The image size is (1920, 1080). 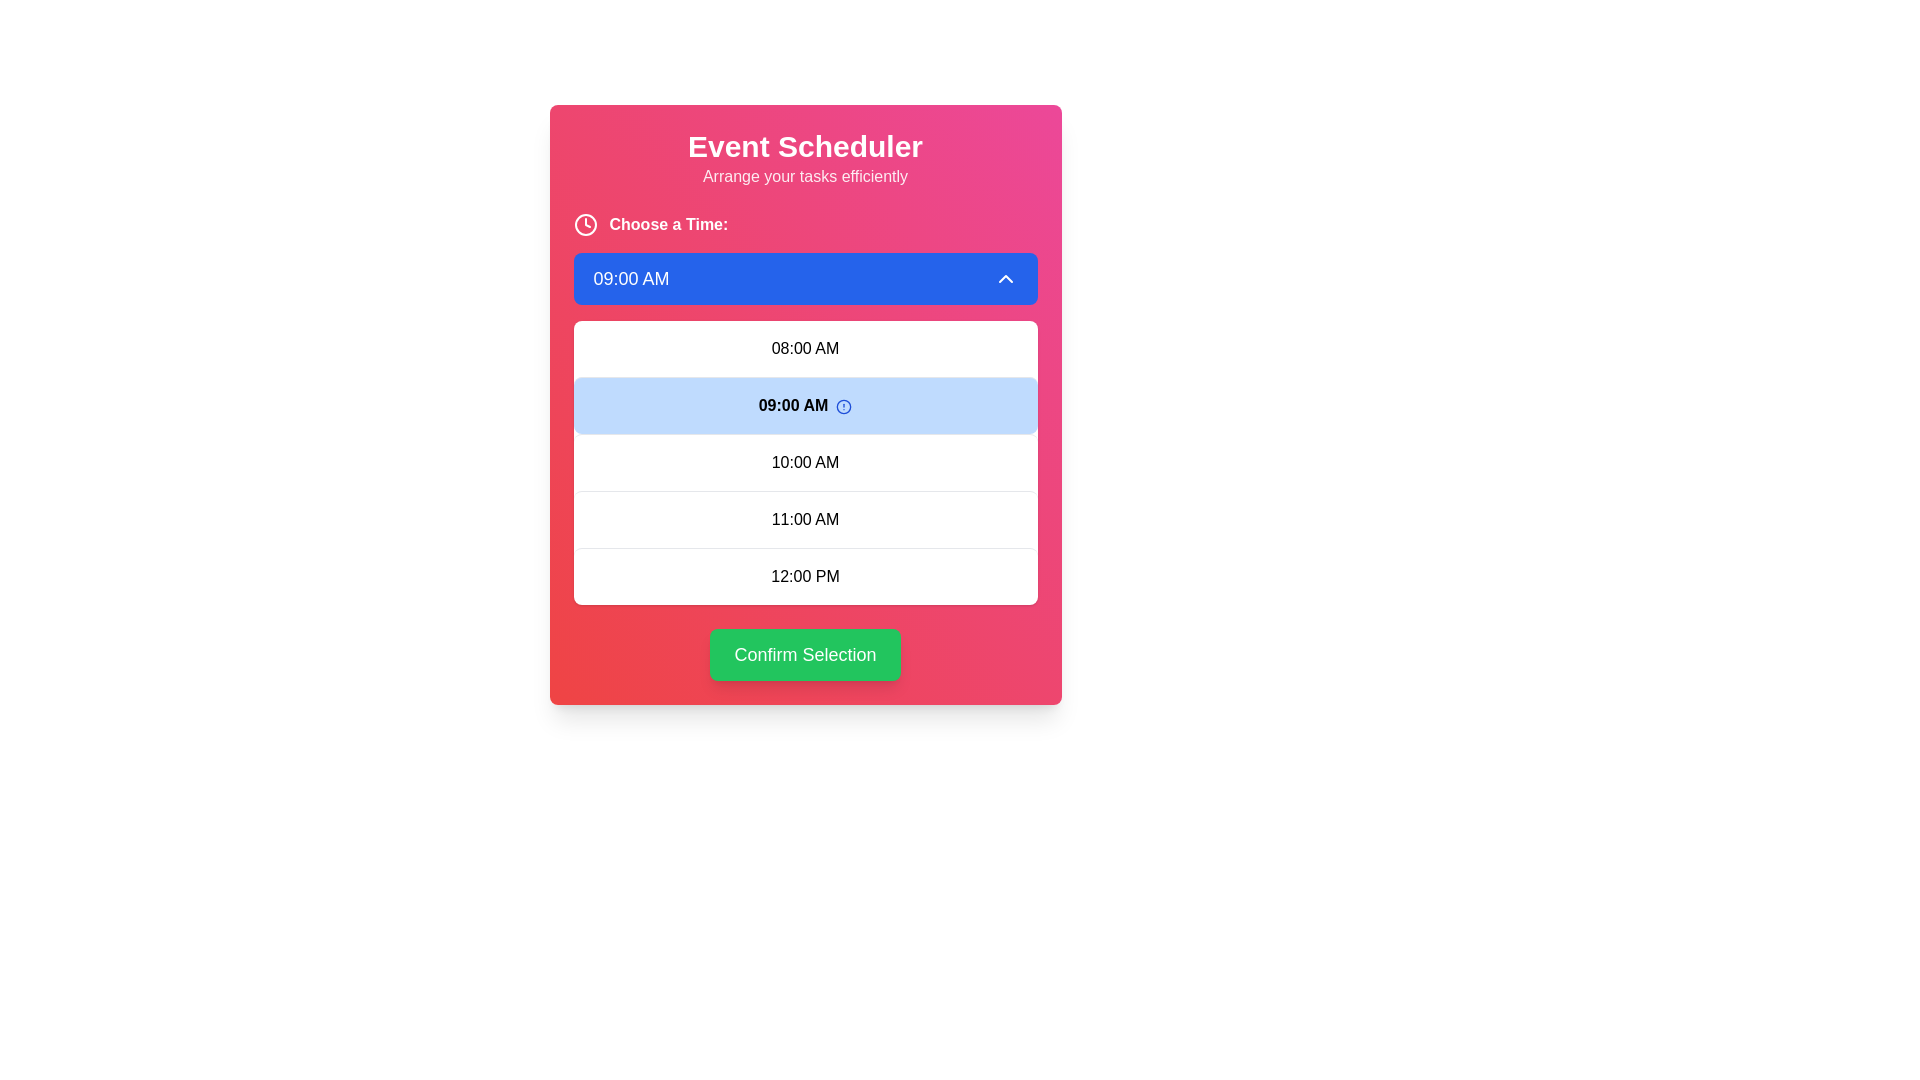 What do you see at coordinates (805, 405) in the screenshot?
I see `the second item in the dropdown menu` at bounding box center [805, 405].